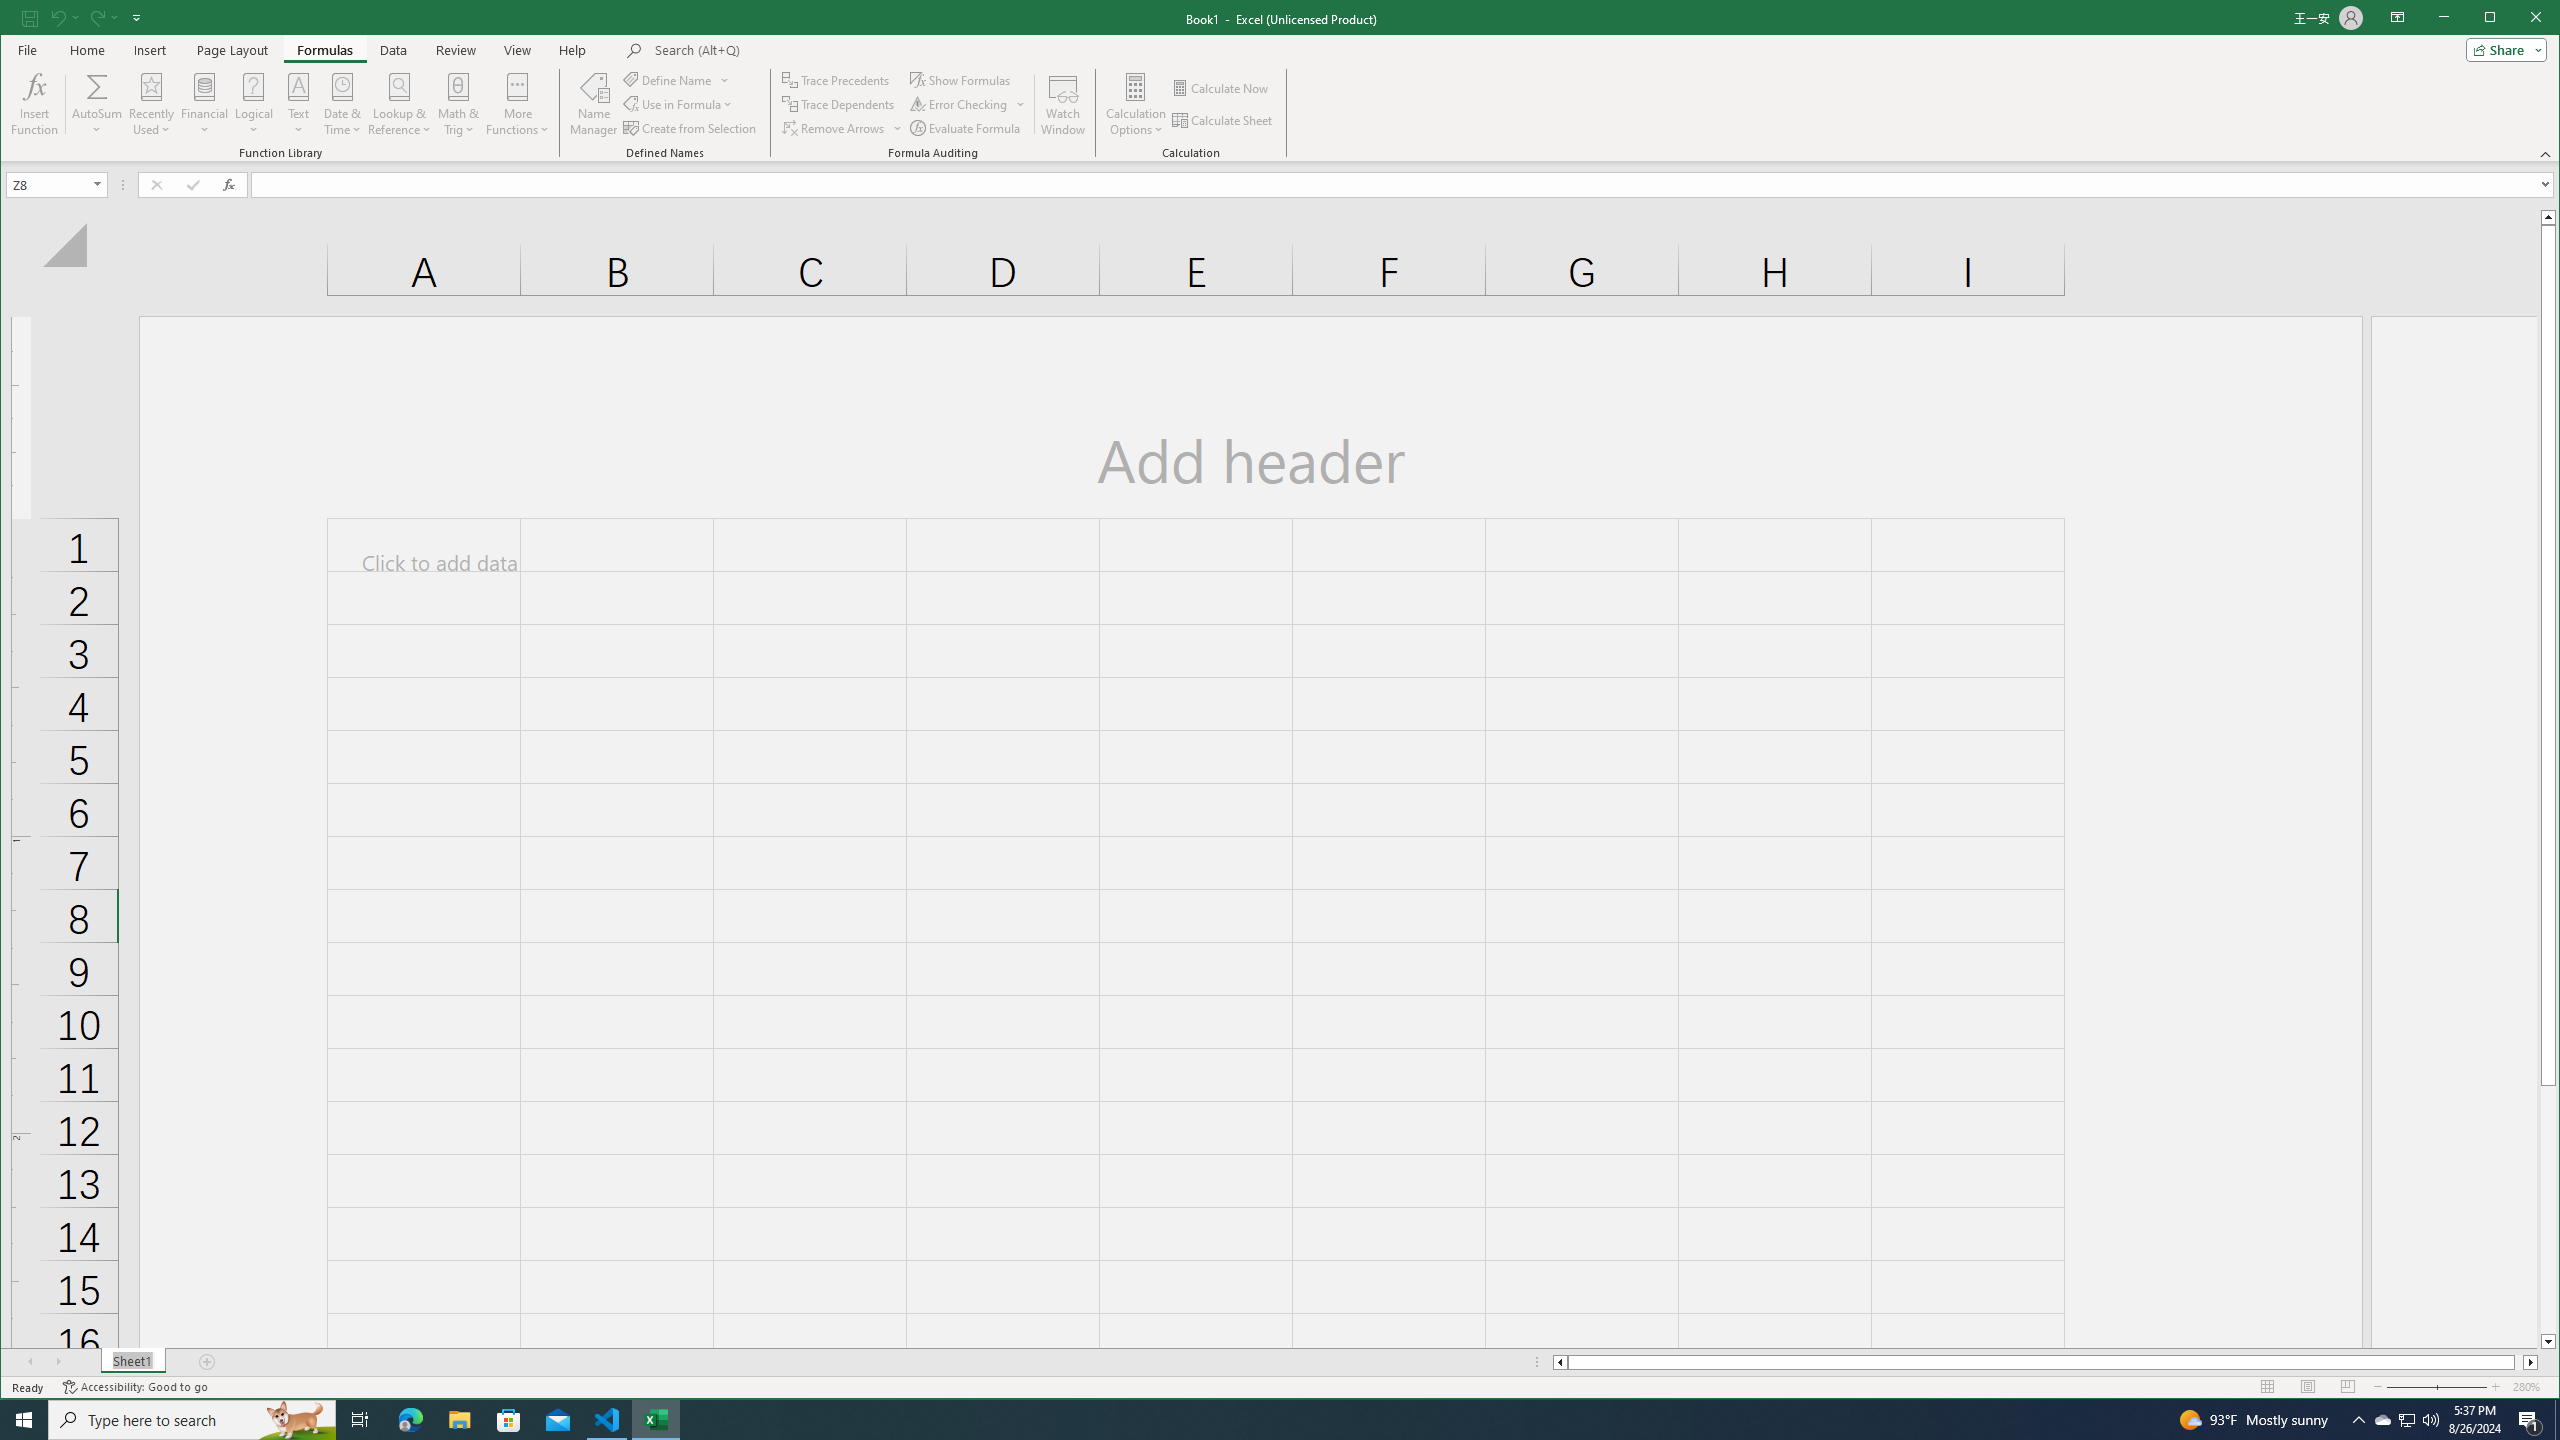 The height and width of the screenshot is (1440, 2560). Describe the element at coordinates (2429, 1418) in the screenshot. I see `'Q2790: 100%'` at that location.